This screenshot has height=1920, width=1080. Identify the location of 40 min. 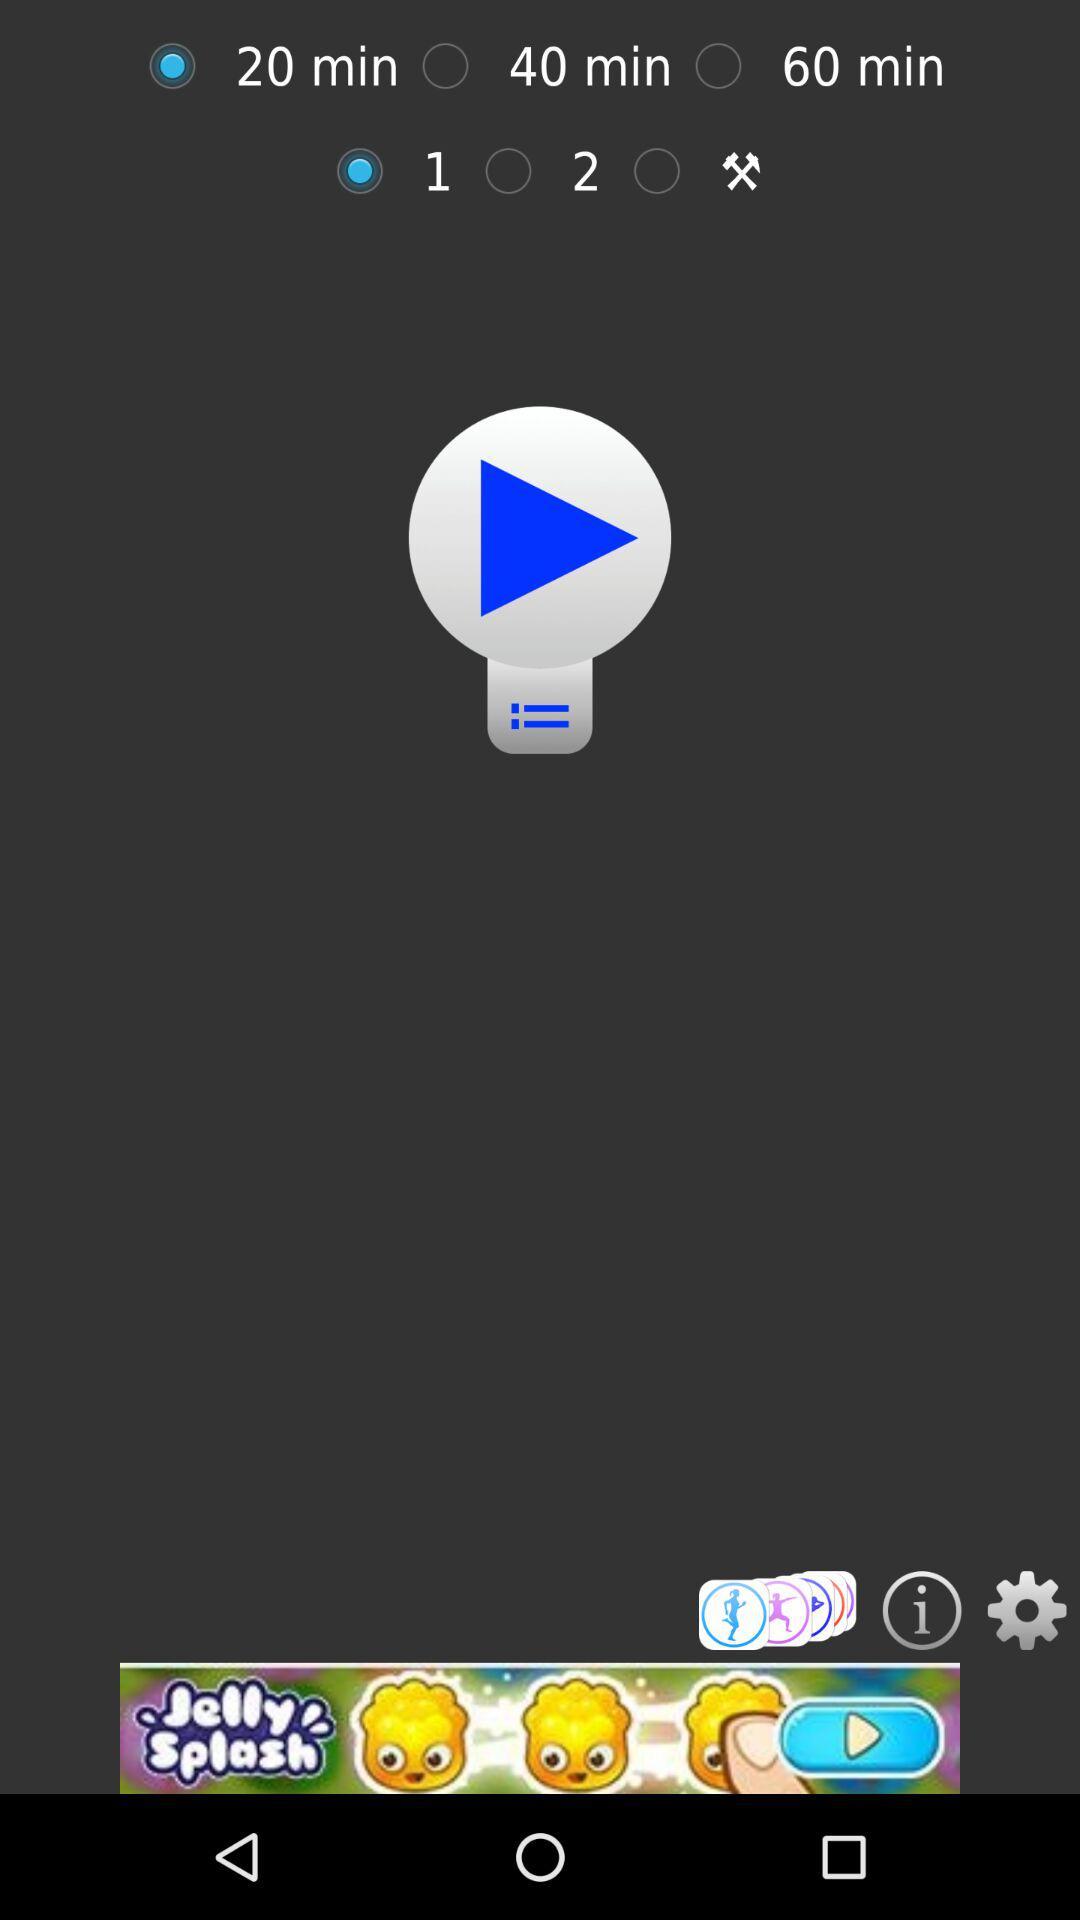
(455, 66).